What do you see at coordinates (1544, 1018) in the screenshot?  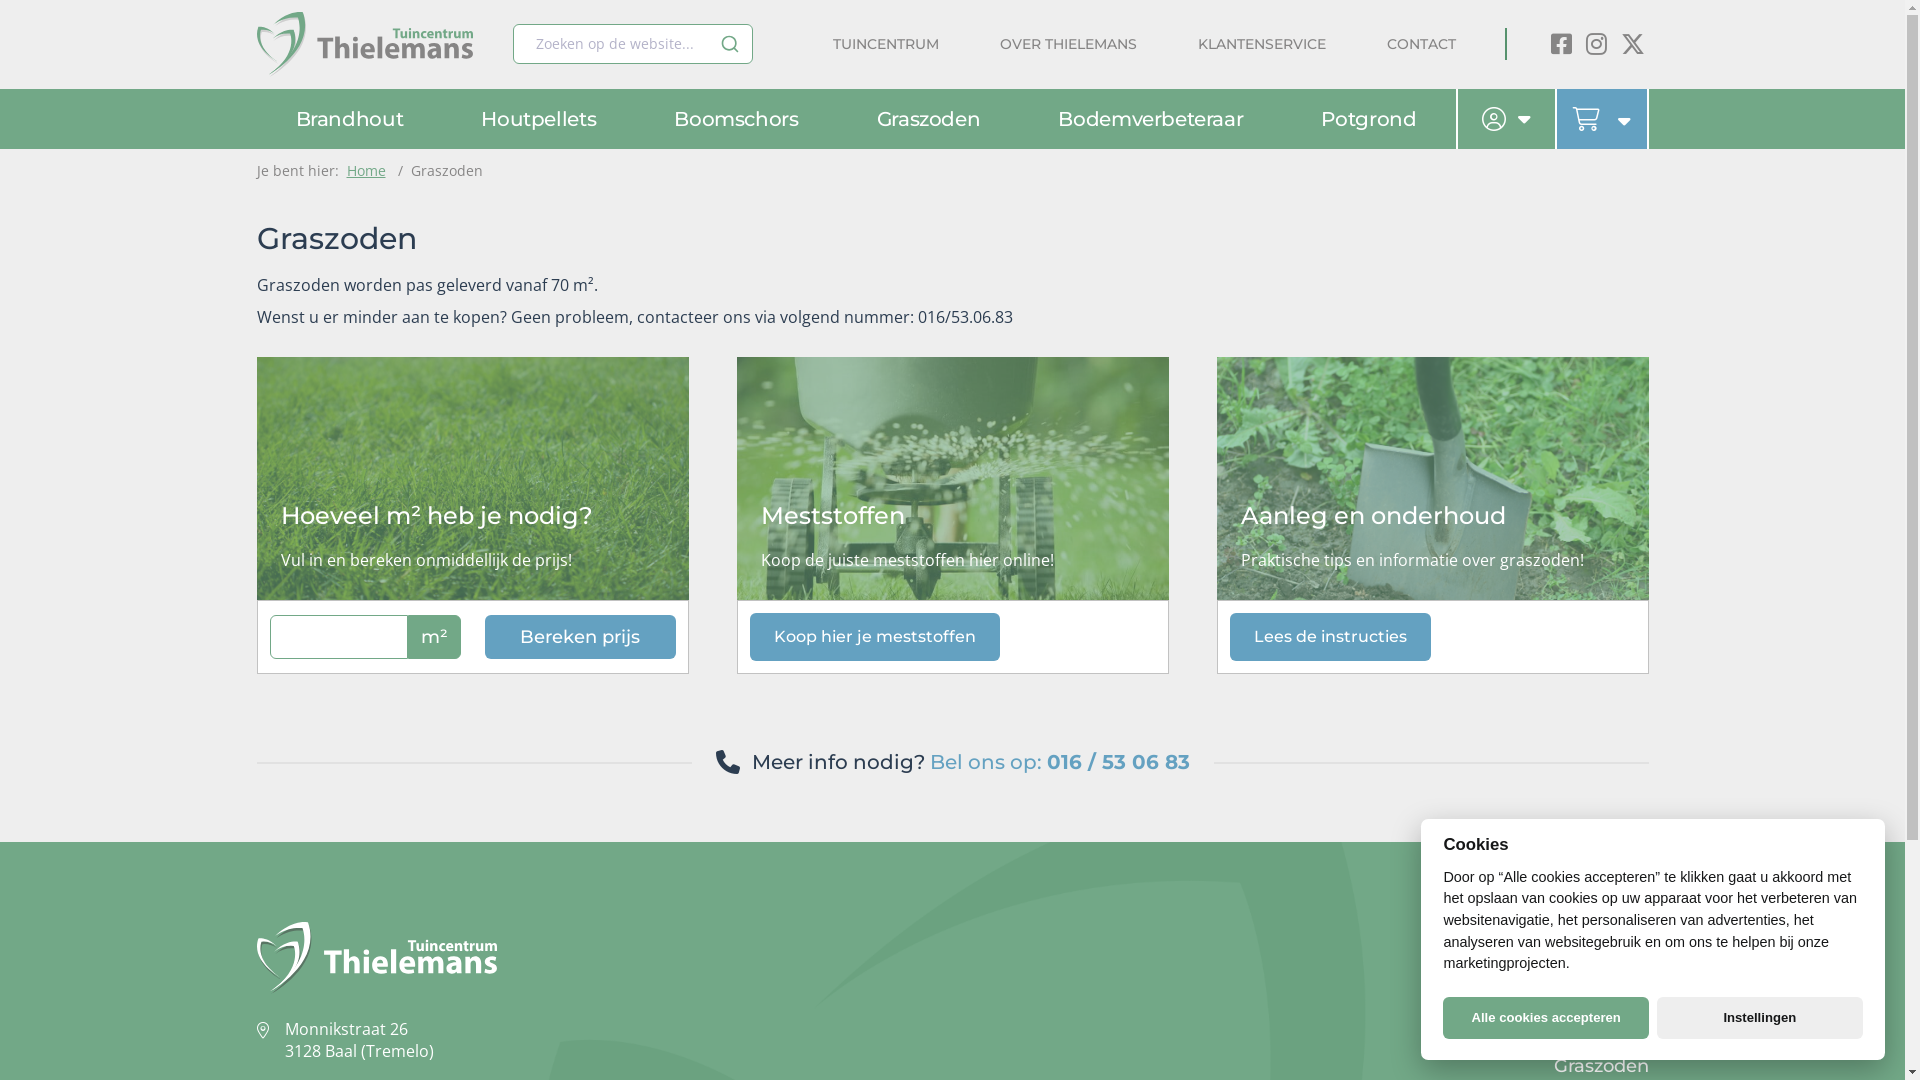 I see `'Alle cookies accepteren'` at bounding box center [1544, 1018].